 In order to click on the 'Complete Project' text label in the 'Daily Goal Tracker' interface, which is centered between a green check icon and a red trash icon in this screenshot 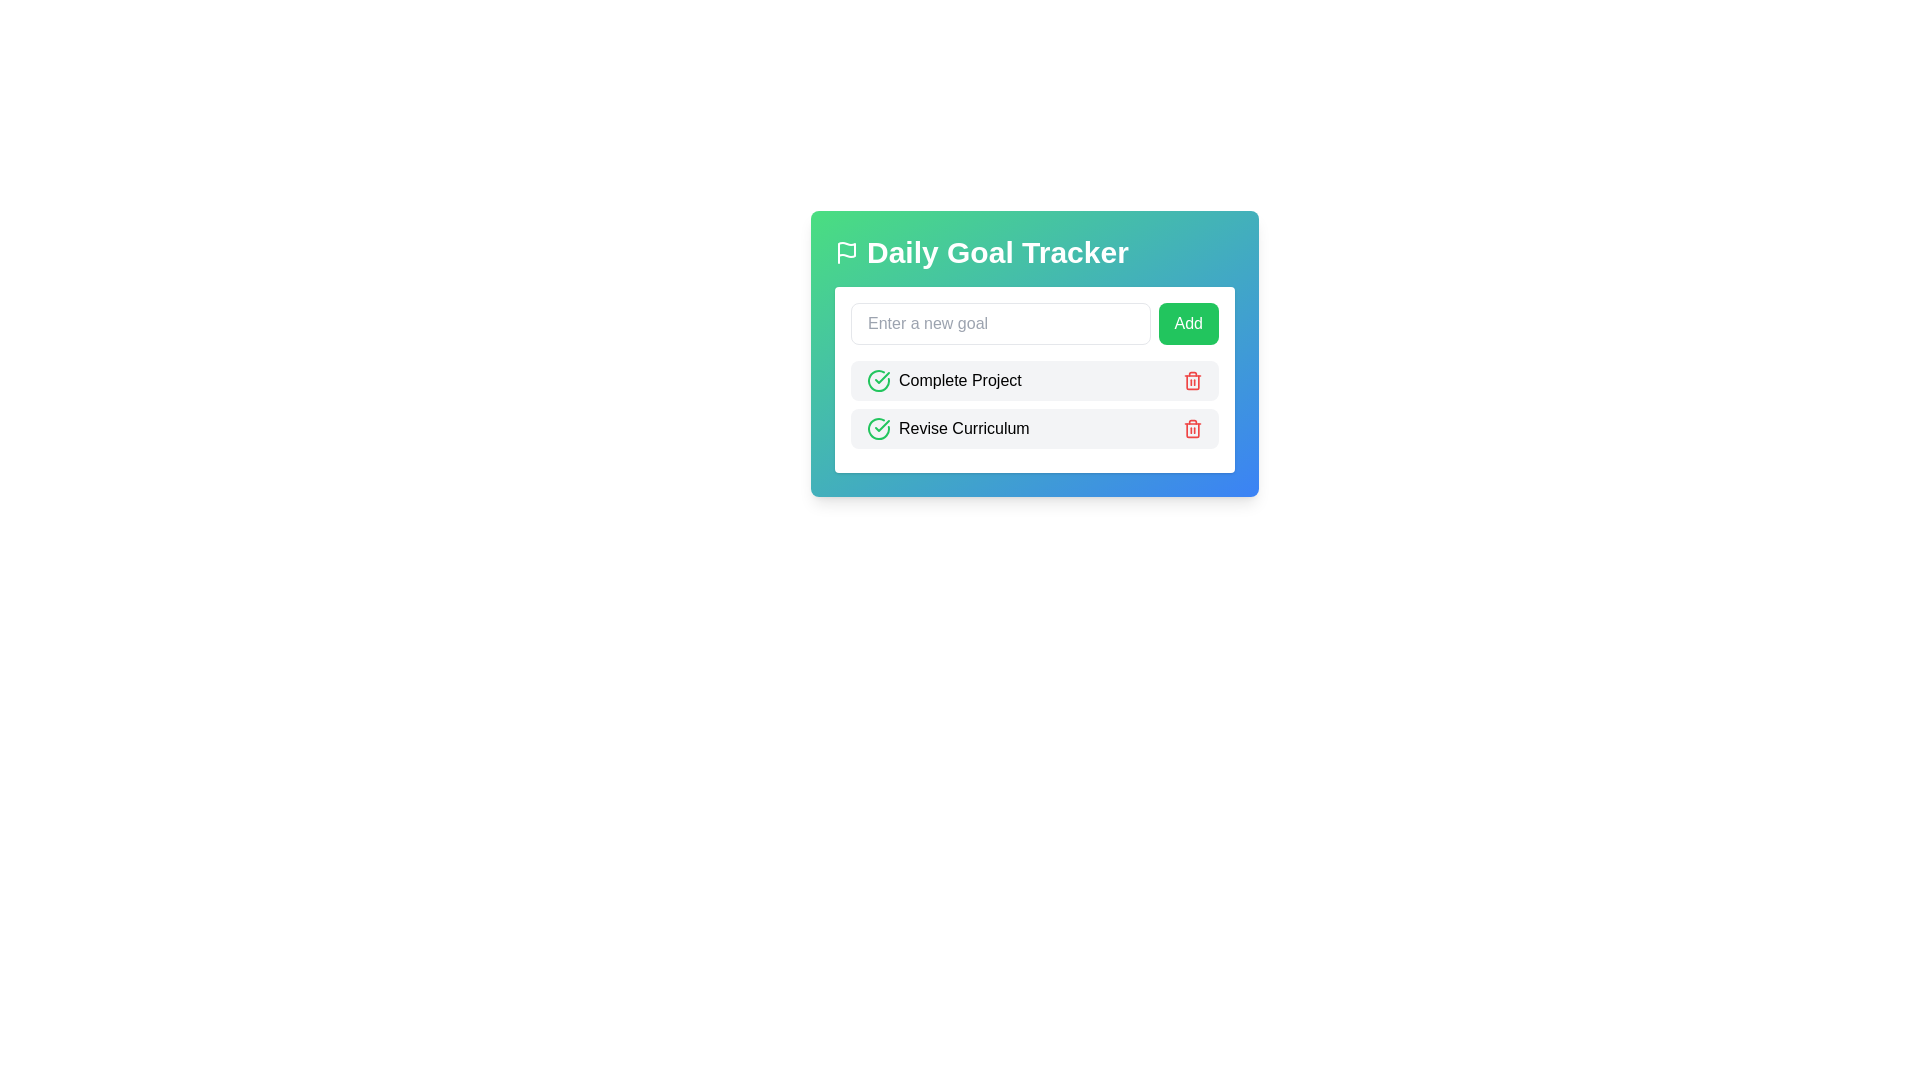, I will do `click(960, 381)`.